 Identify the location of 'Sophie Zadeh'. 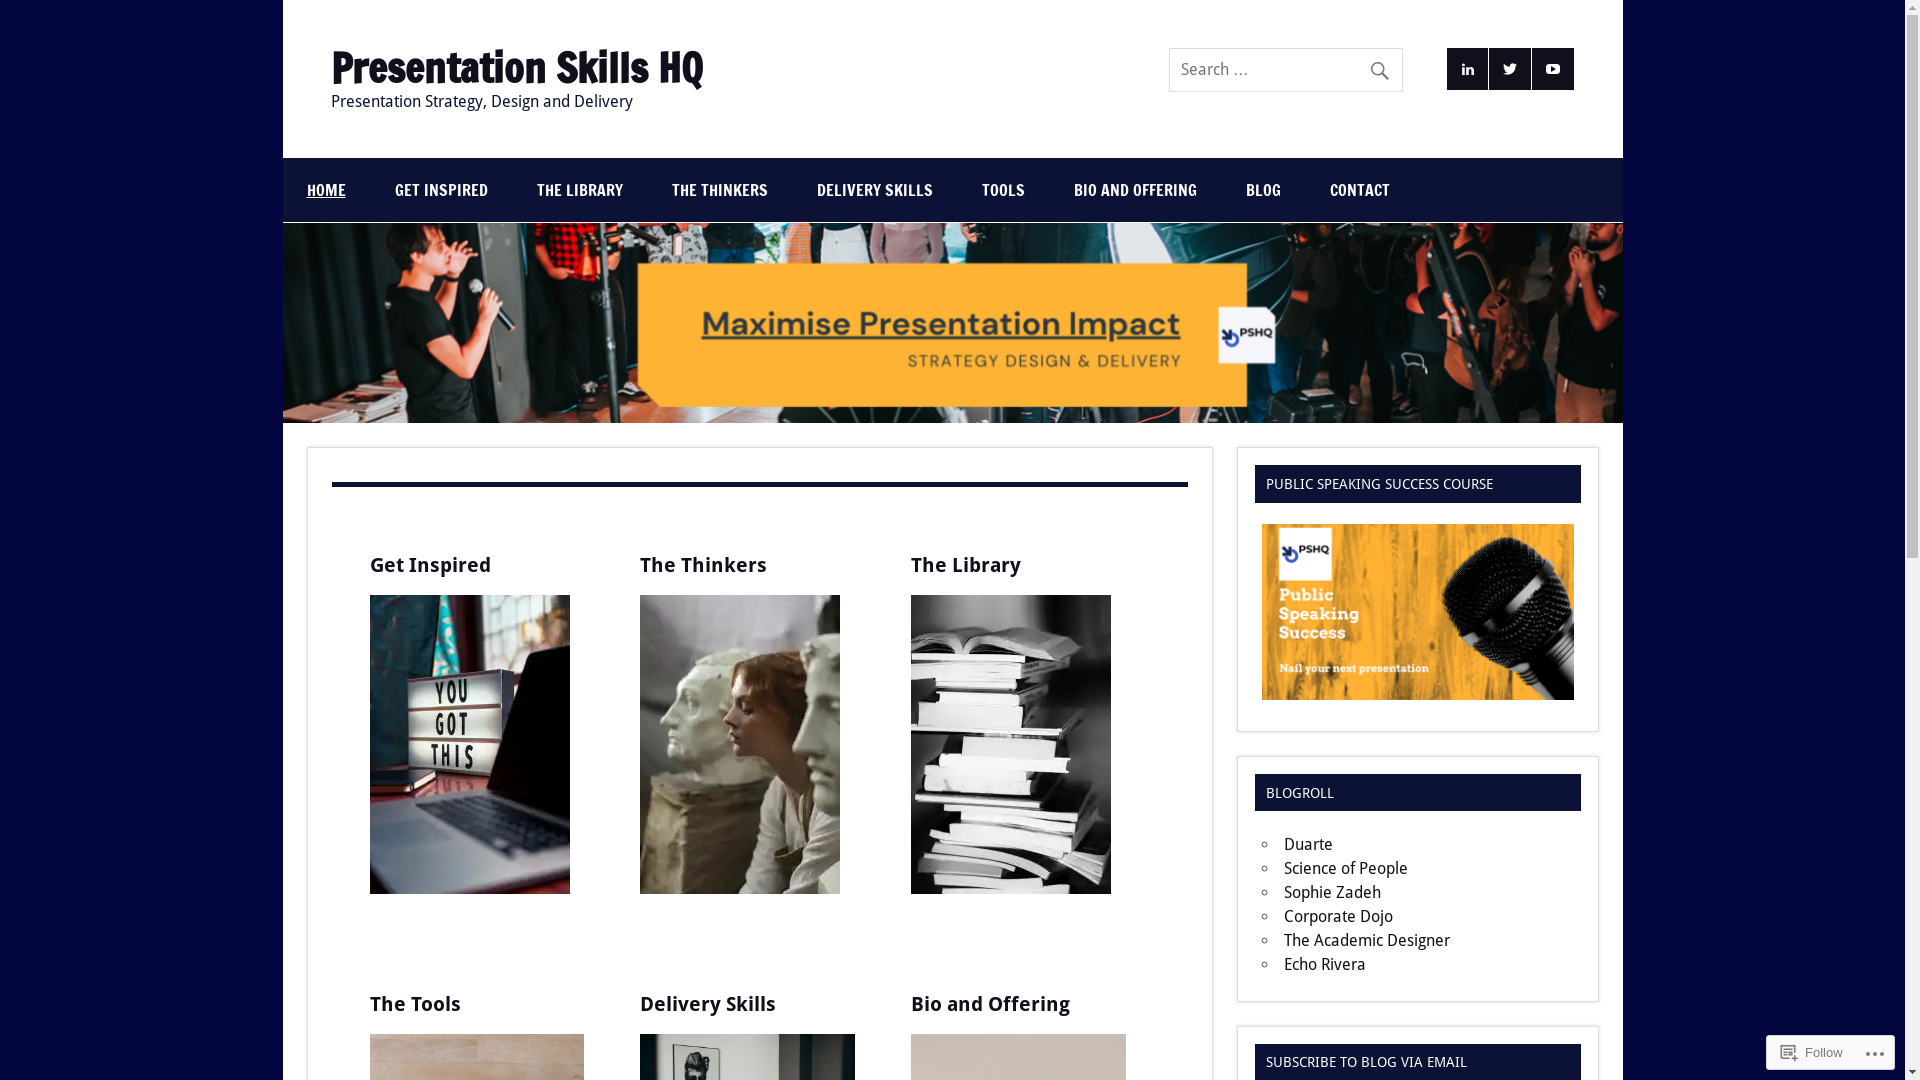
(1332, 891).